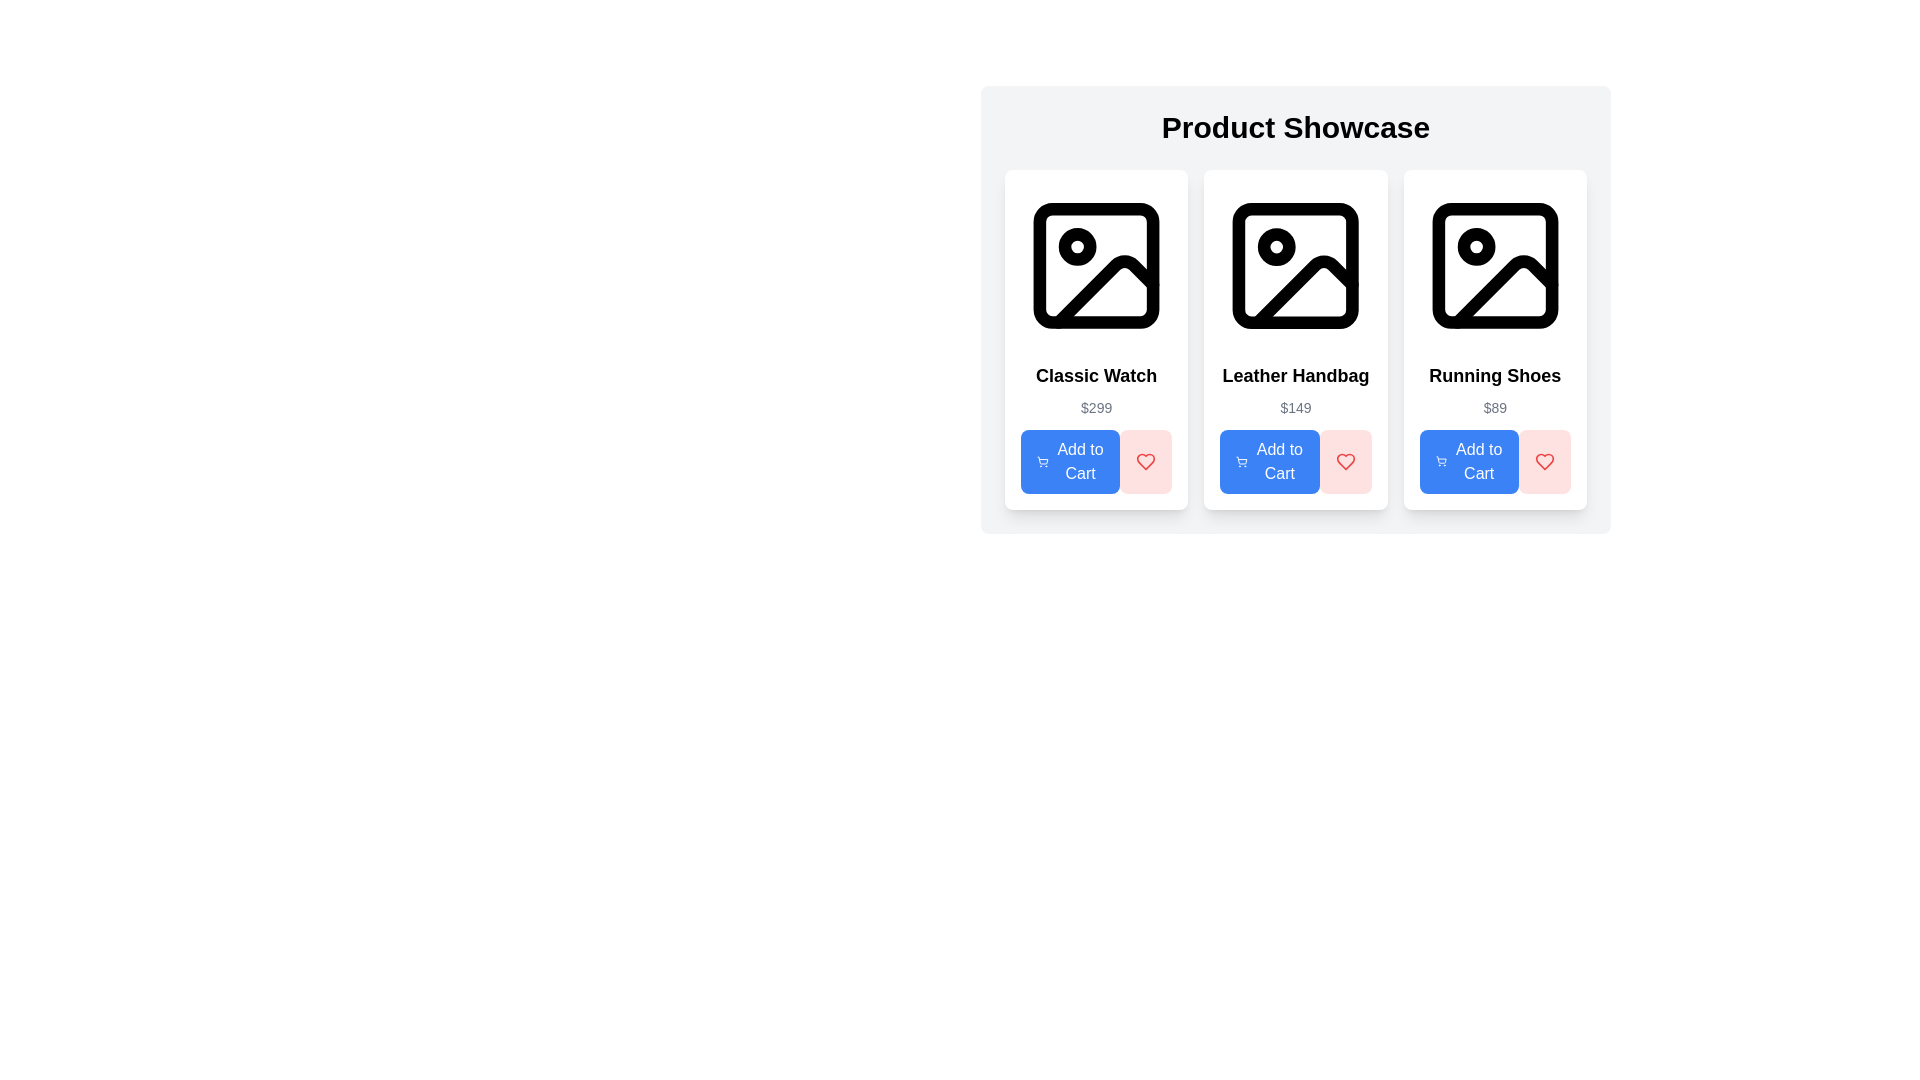 This screenshot has height=1080, width=1920. I want to click on the SVG placeholder image representing a photograph associated with the product 'Leather Handbag', which is centrally placed within a card layout, so click(1296, 265).